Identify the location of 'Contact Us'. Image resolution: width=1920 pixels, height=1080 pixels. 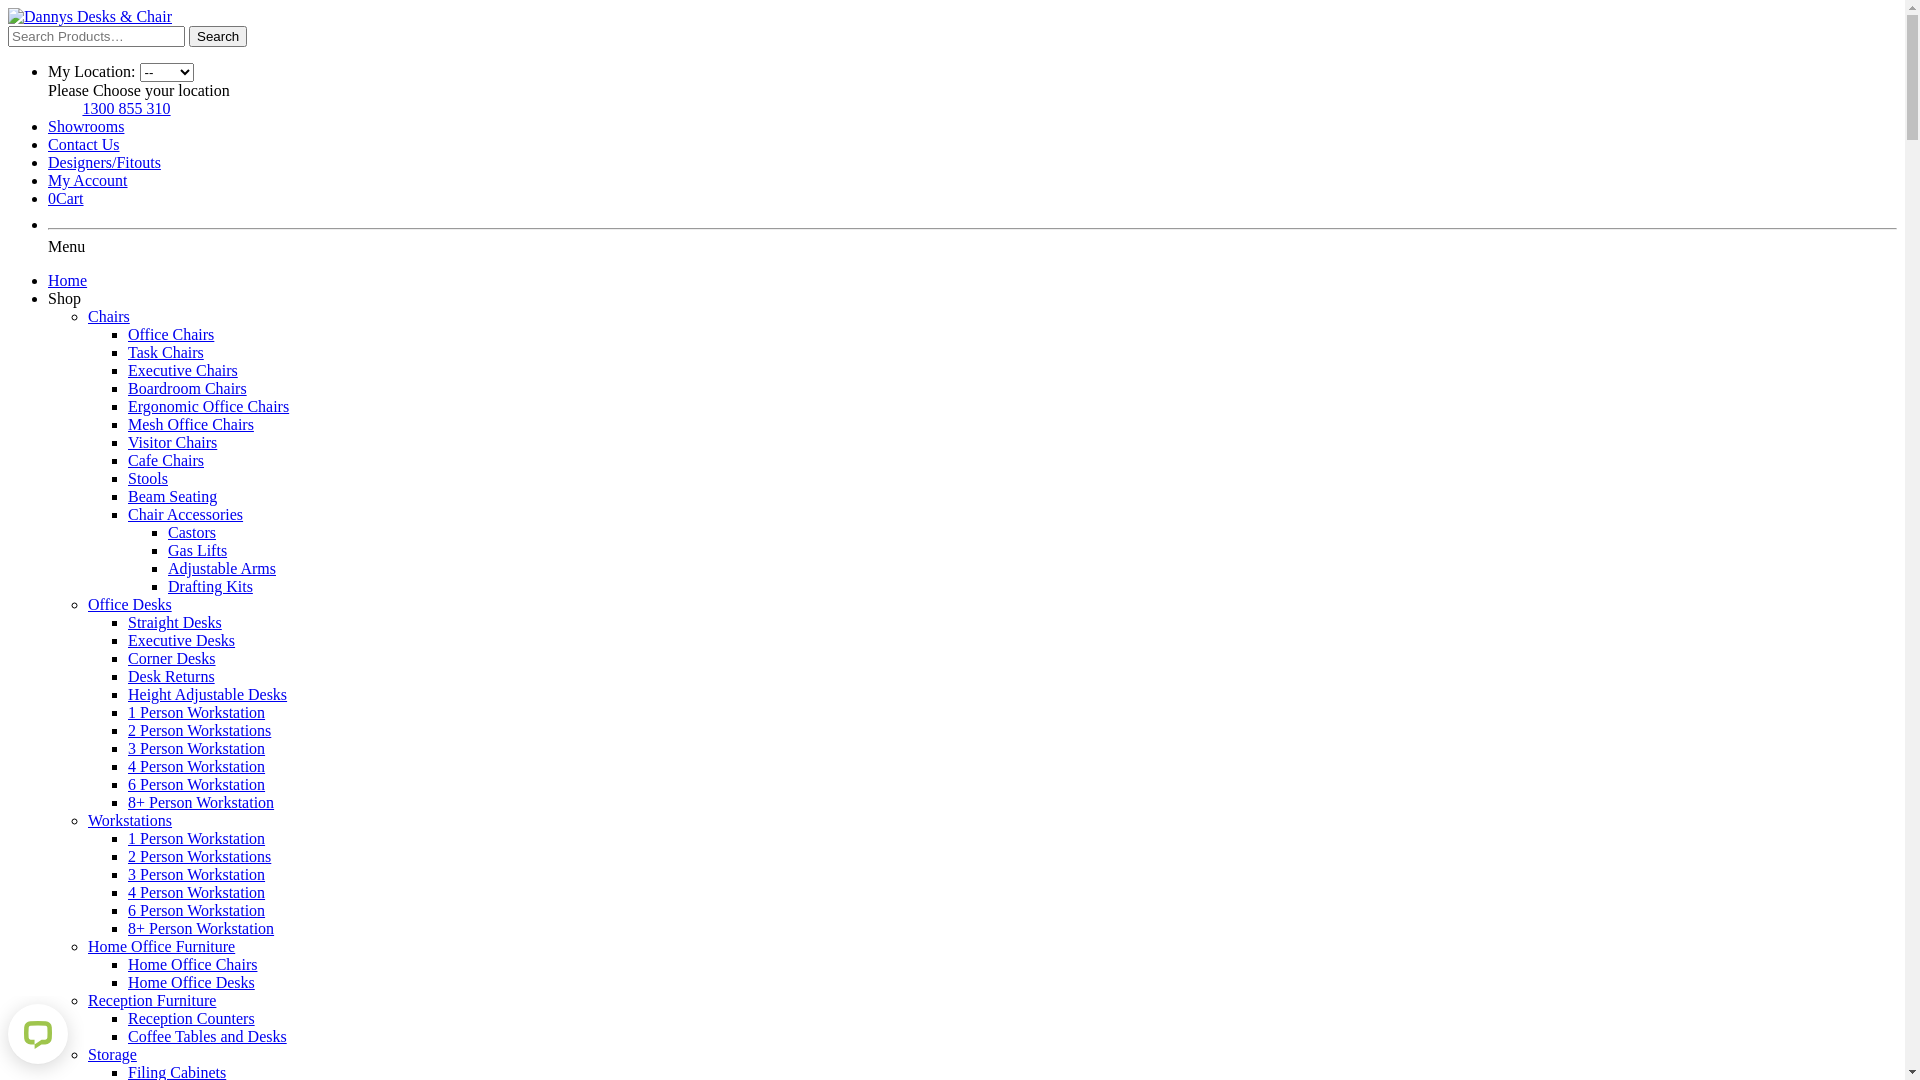
(82, 143).